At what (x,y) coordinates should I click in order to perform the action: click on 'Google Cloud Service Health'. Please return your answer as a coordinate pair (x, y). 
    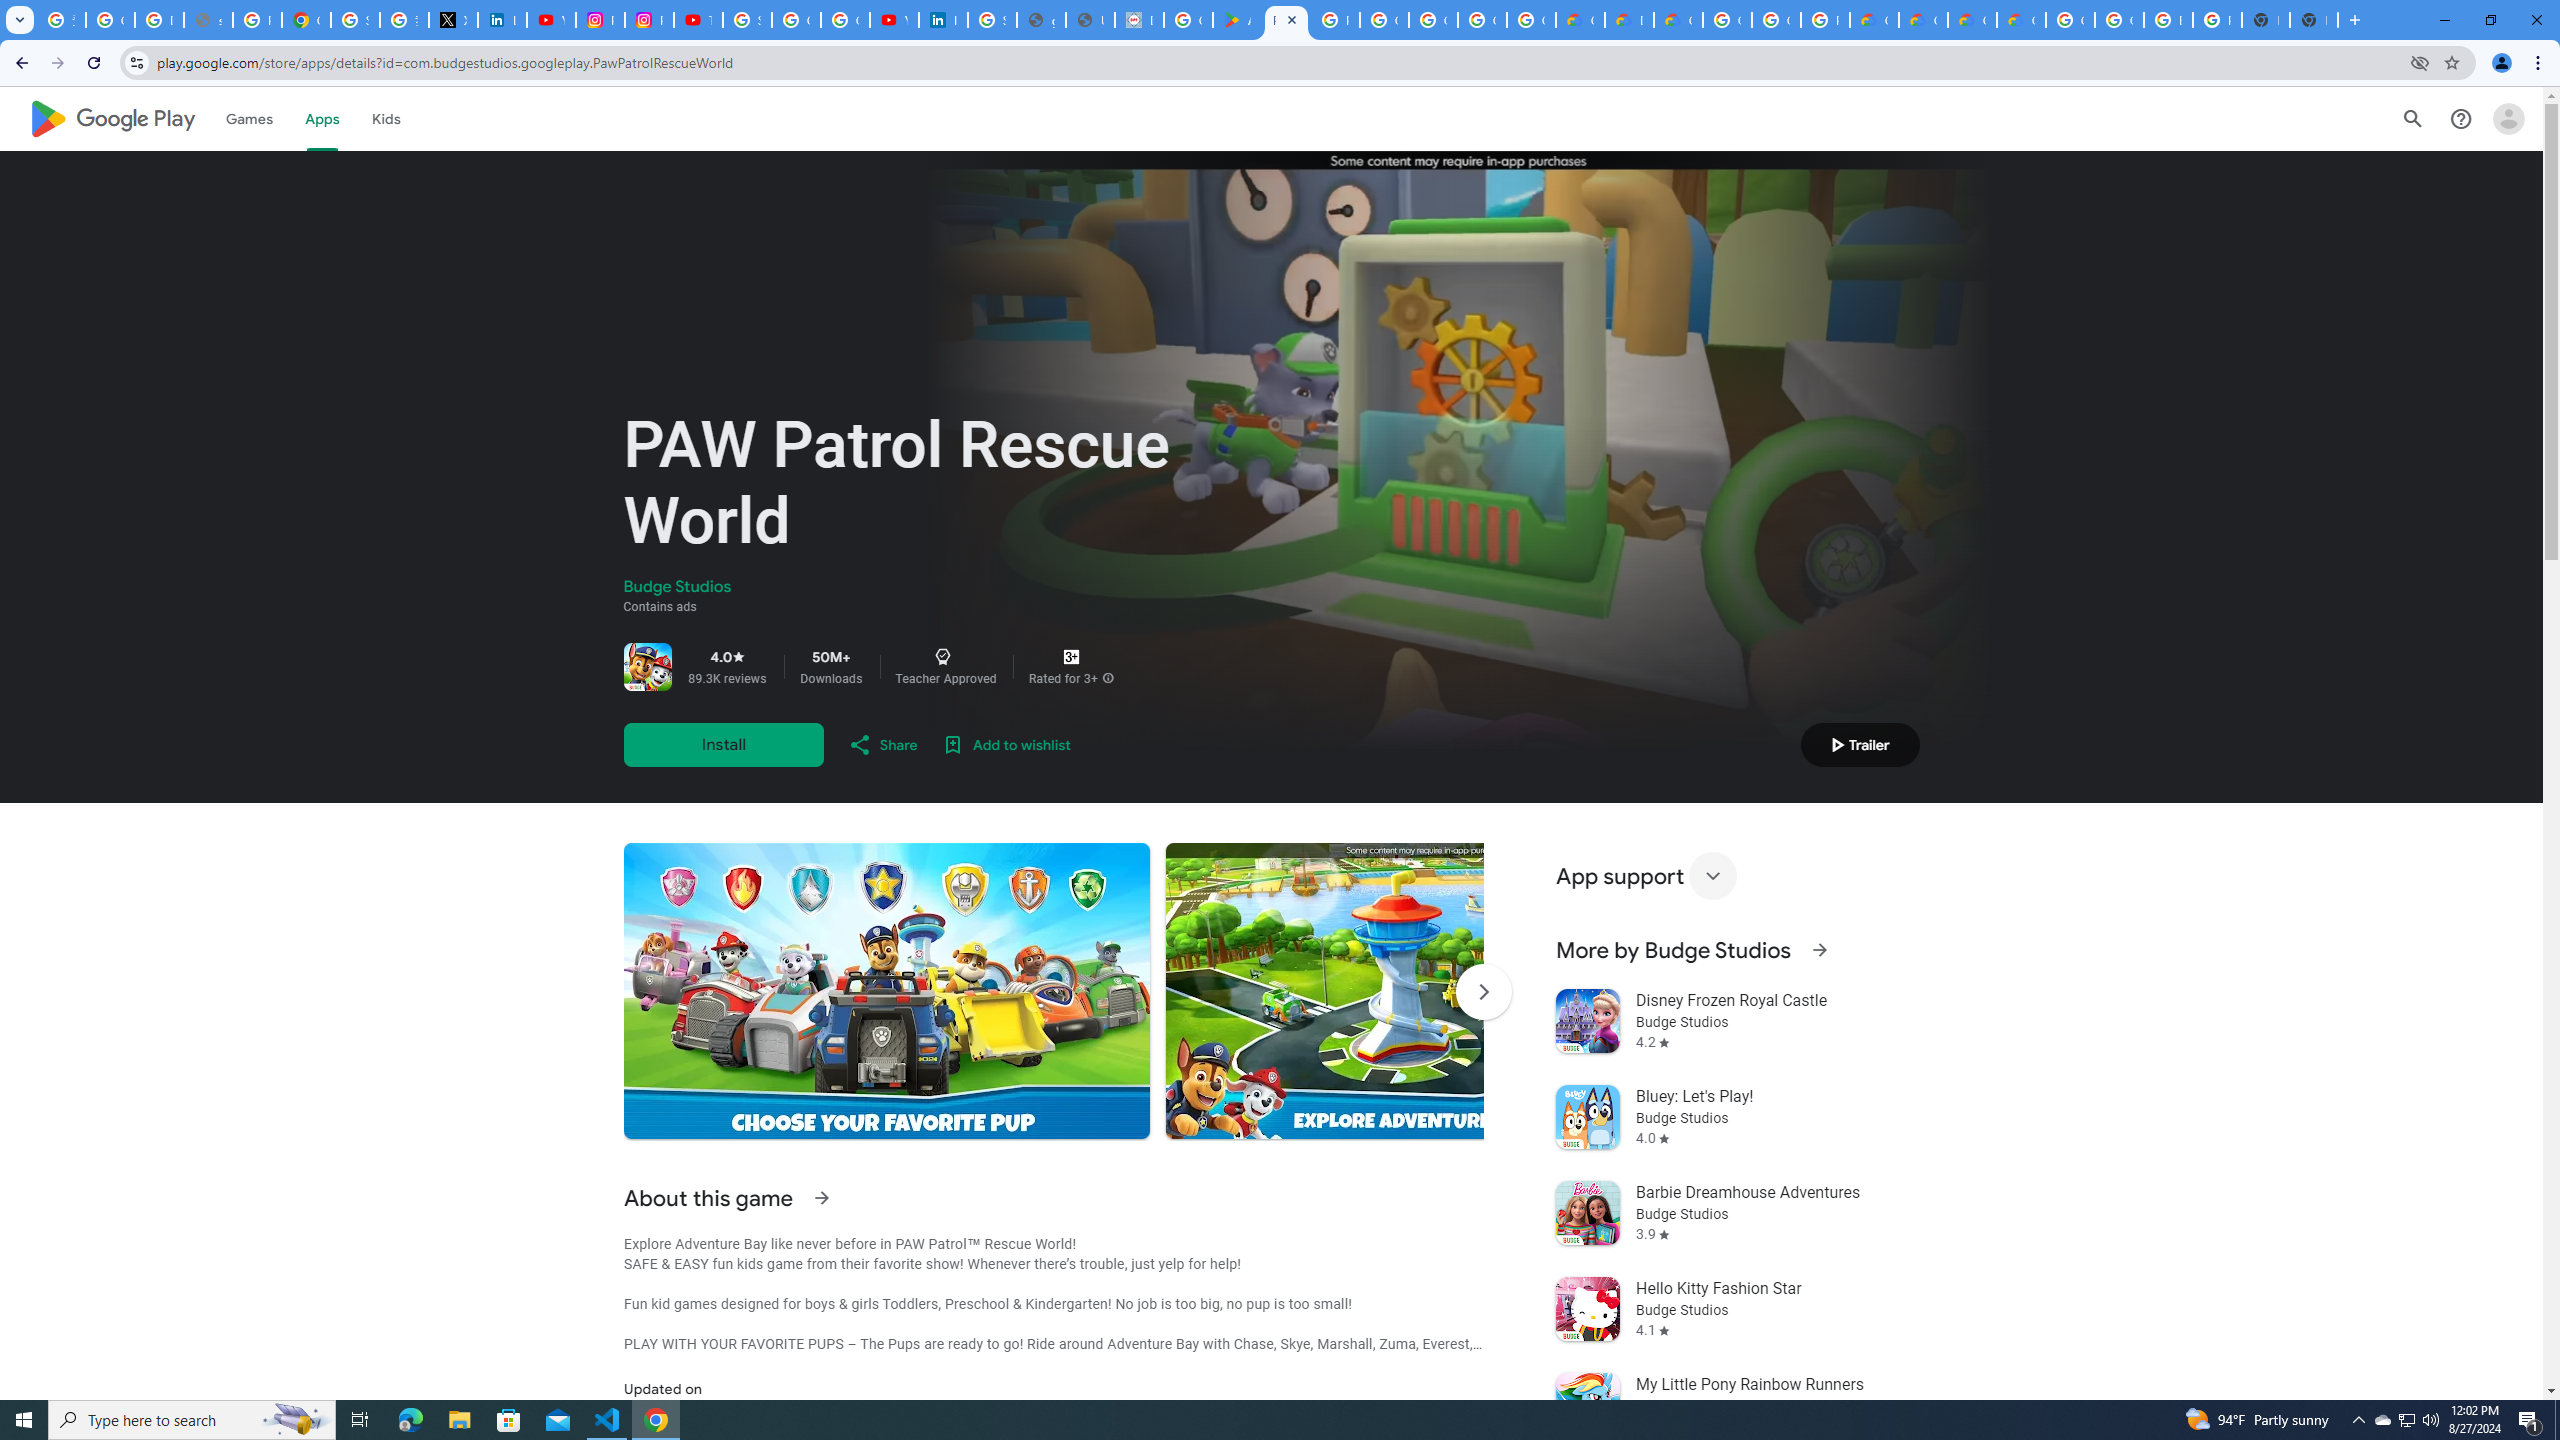
    Looking at the image, I should click on (2021, 19).